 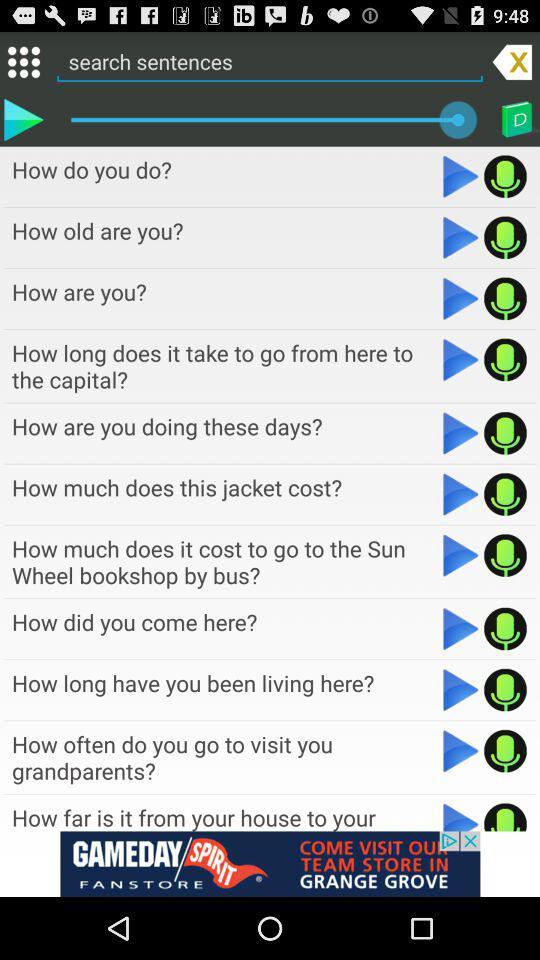 I want to click on microphone, so click(x=504, y=237).